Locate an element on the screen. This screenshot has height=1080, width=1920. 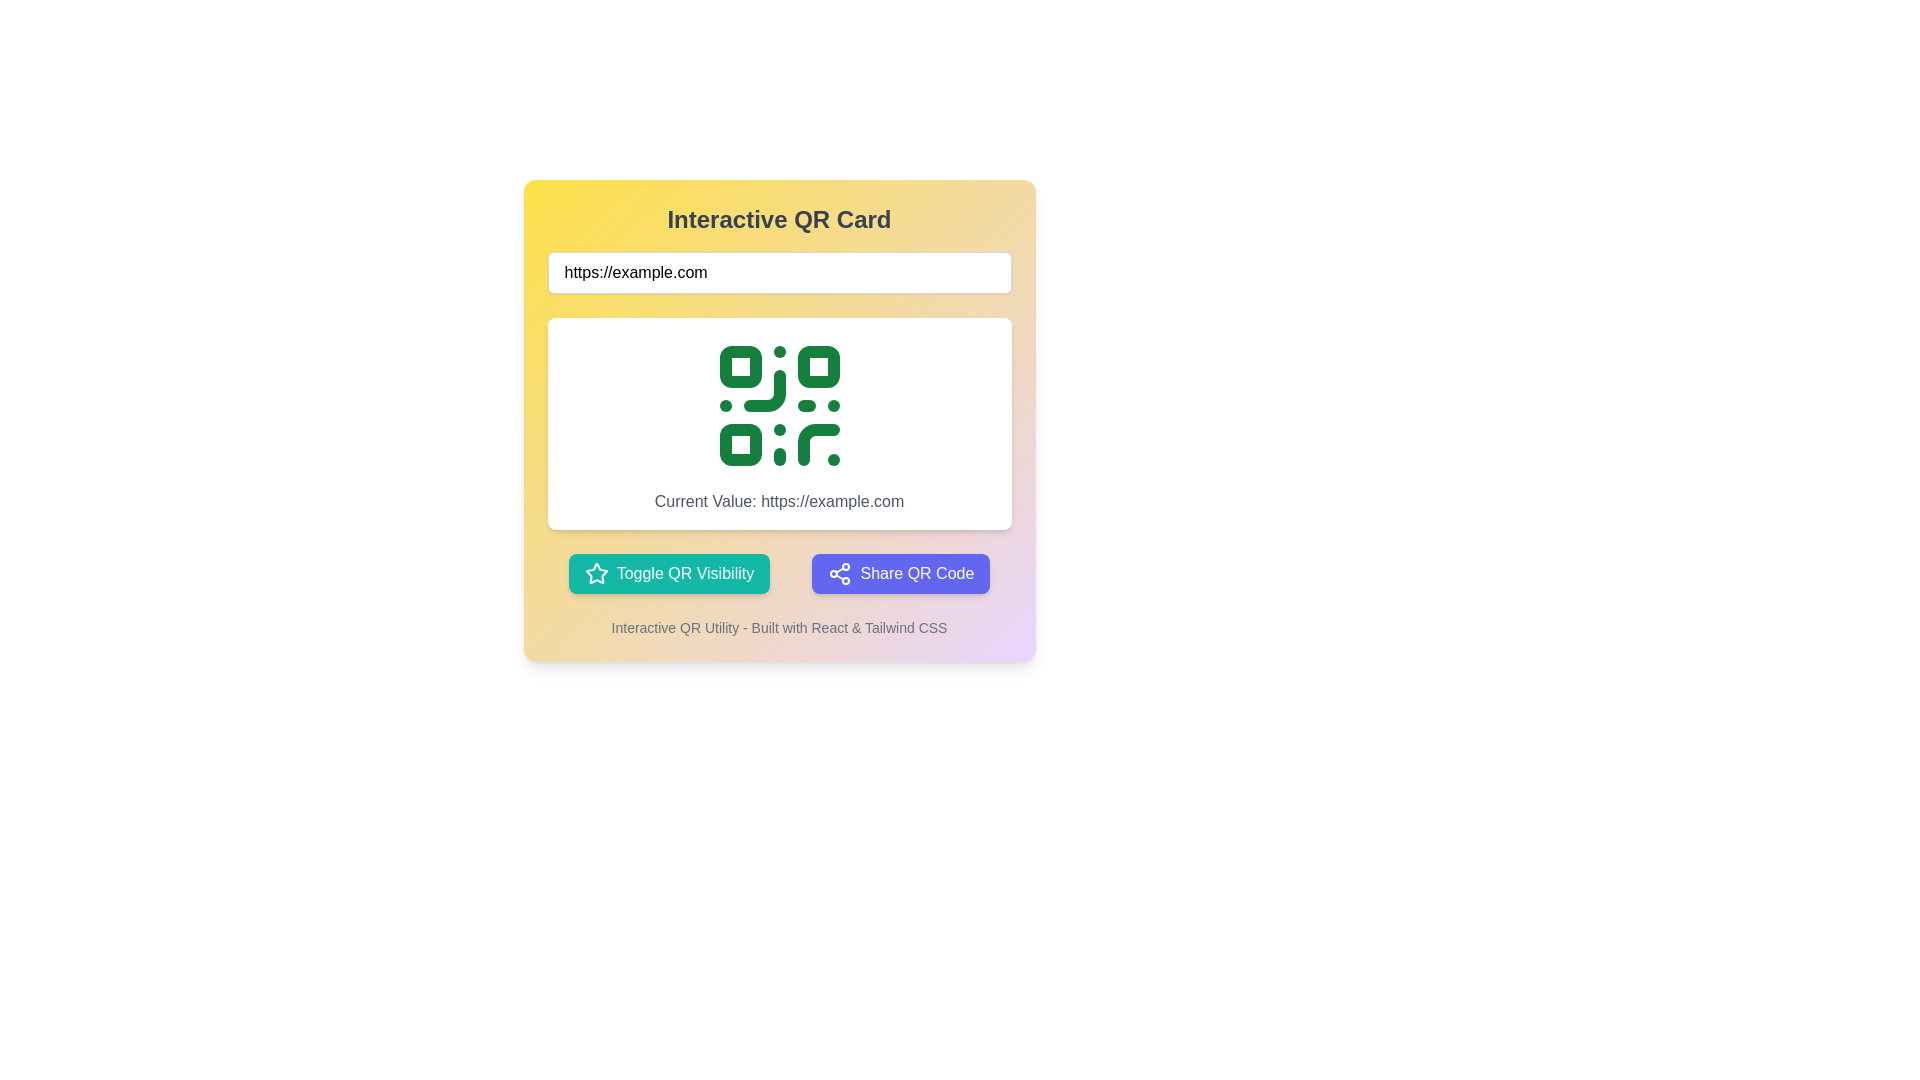
the small green square with rounded corners located in the top row of the QR code grid, which is the second square from the left is located at coordinates (818, 366).